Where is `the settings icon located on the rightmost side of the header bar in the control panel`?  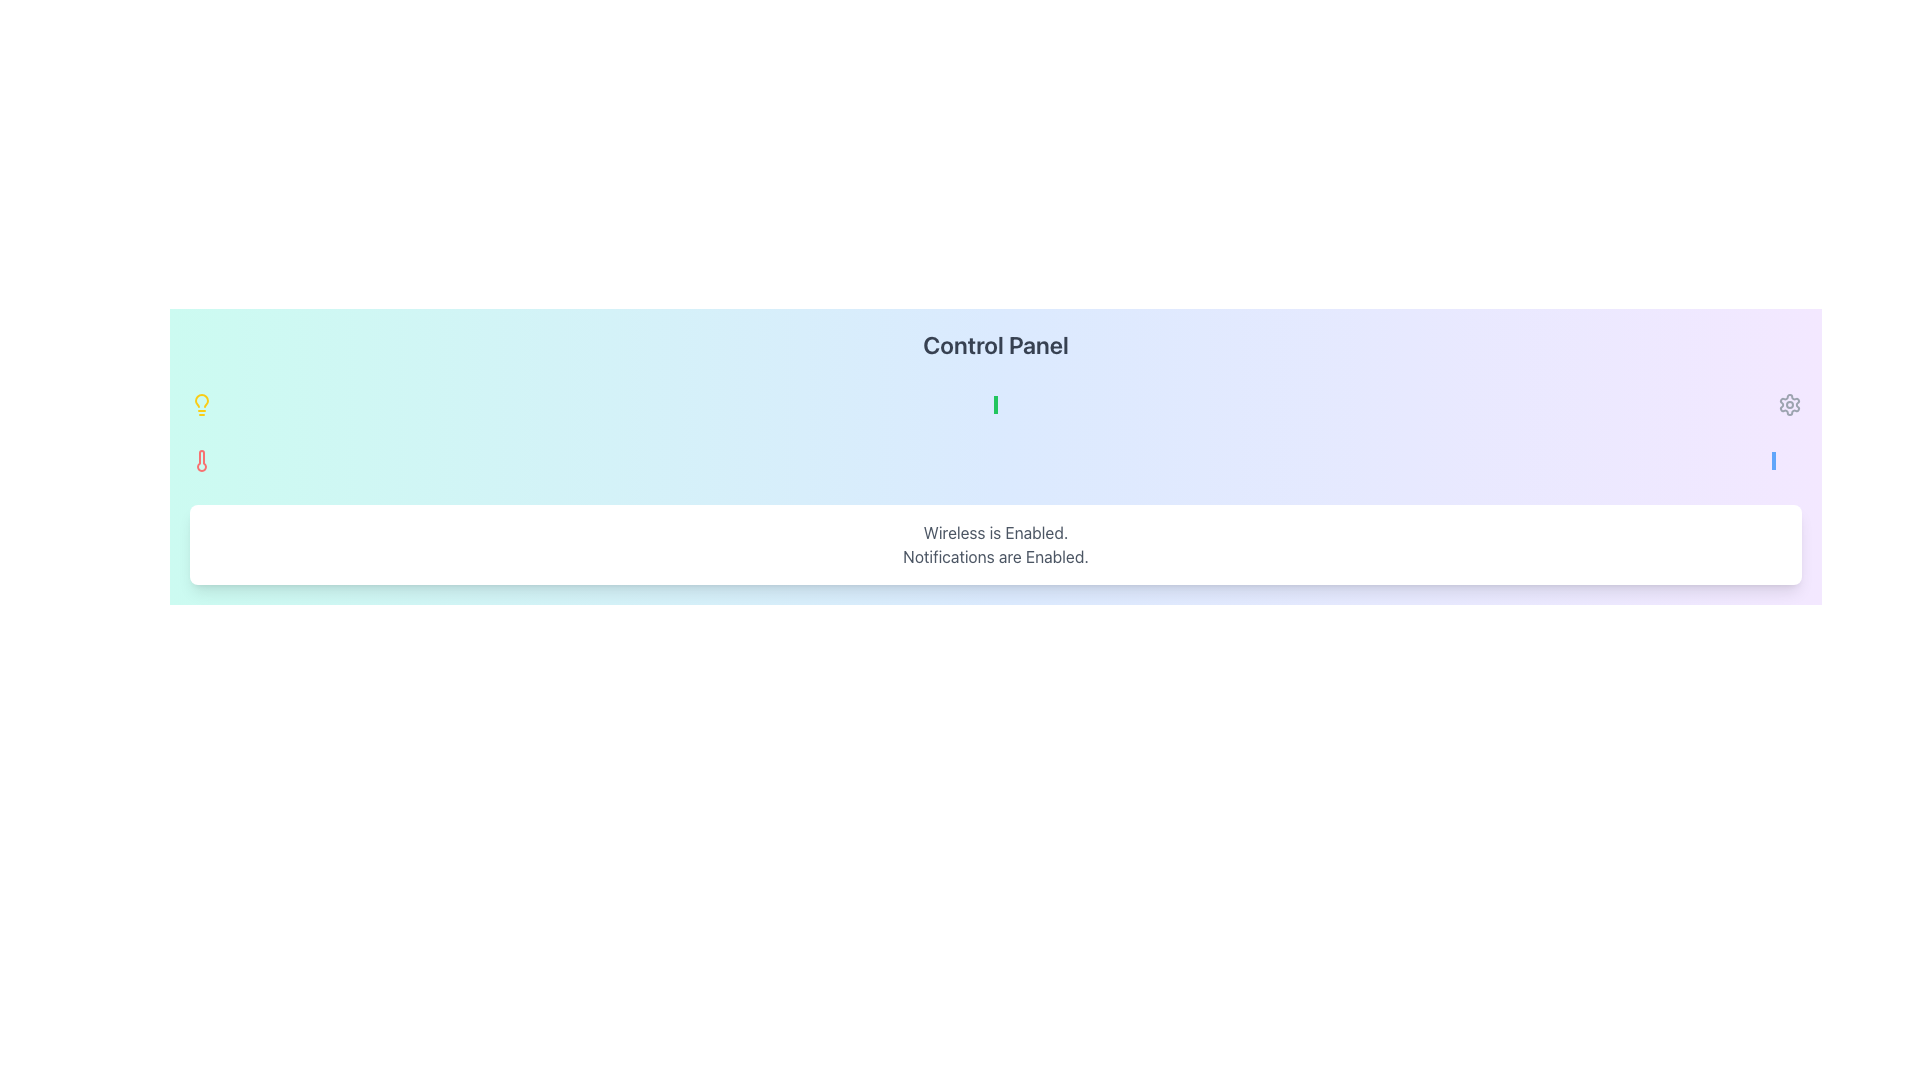
the settings icon located on the rightmost side of the header bar in the control panel is located at coordinates (1790, 405).